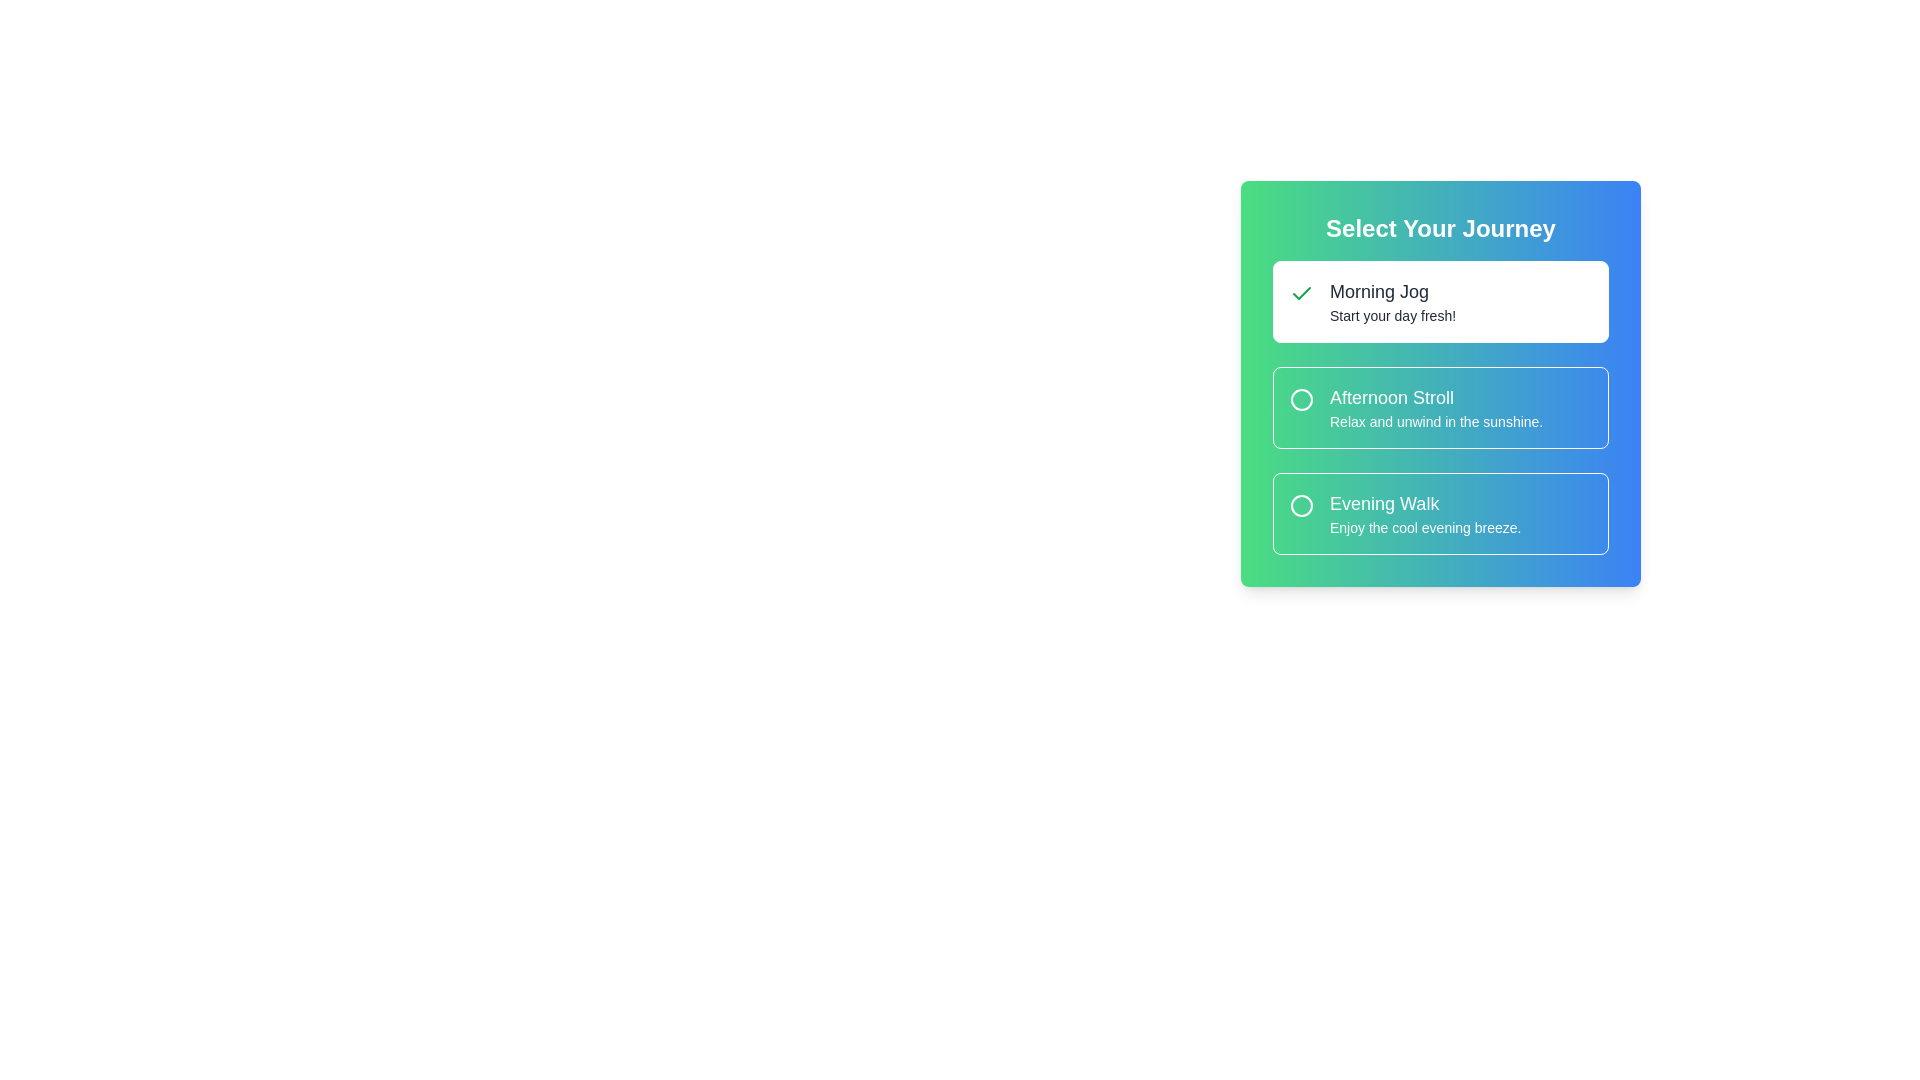 The height and width of the screenshot is (1080, 1920). Describe the element at coordinates (1391, 292) in the screenshot. I see `the title text element that identifies a selectable option, located at the top of the card above the smaller text 'Start your day fresh!'` at that location.